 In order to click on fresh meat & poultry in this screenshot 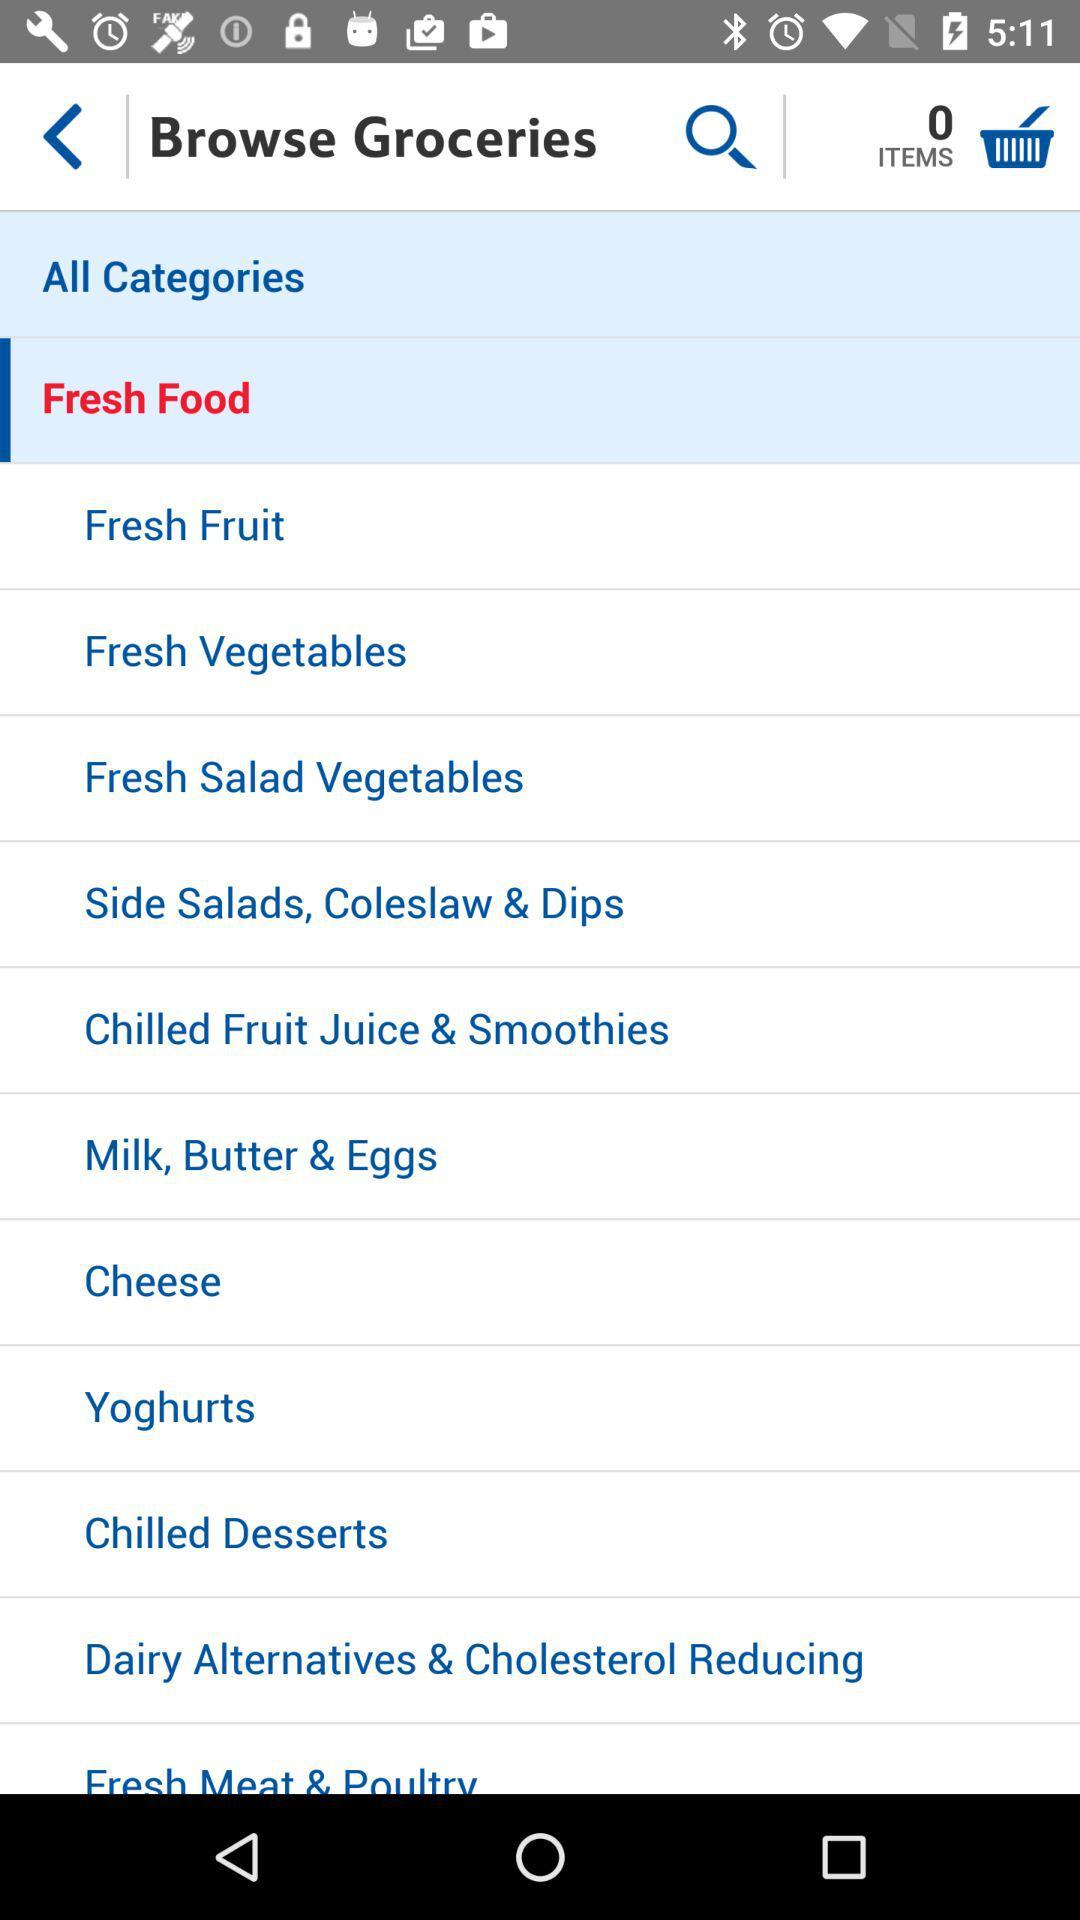, I will do `click(540, 1758)`.